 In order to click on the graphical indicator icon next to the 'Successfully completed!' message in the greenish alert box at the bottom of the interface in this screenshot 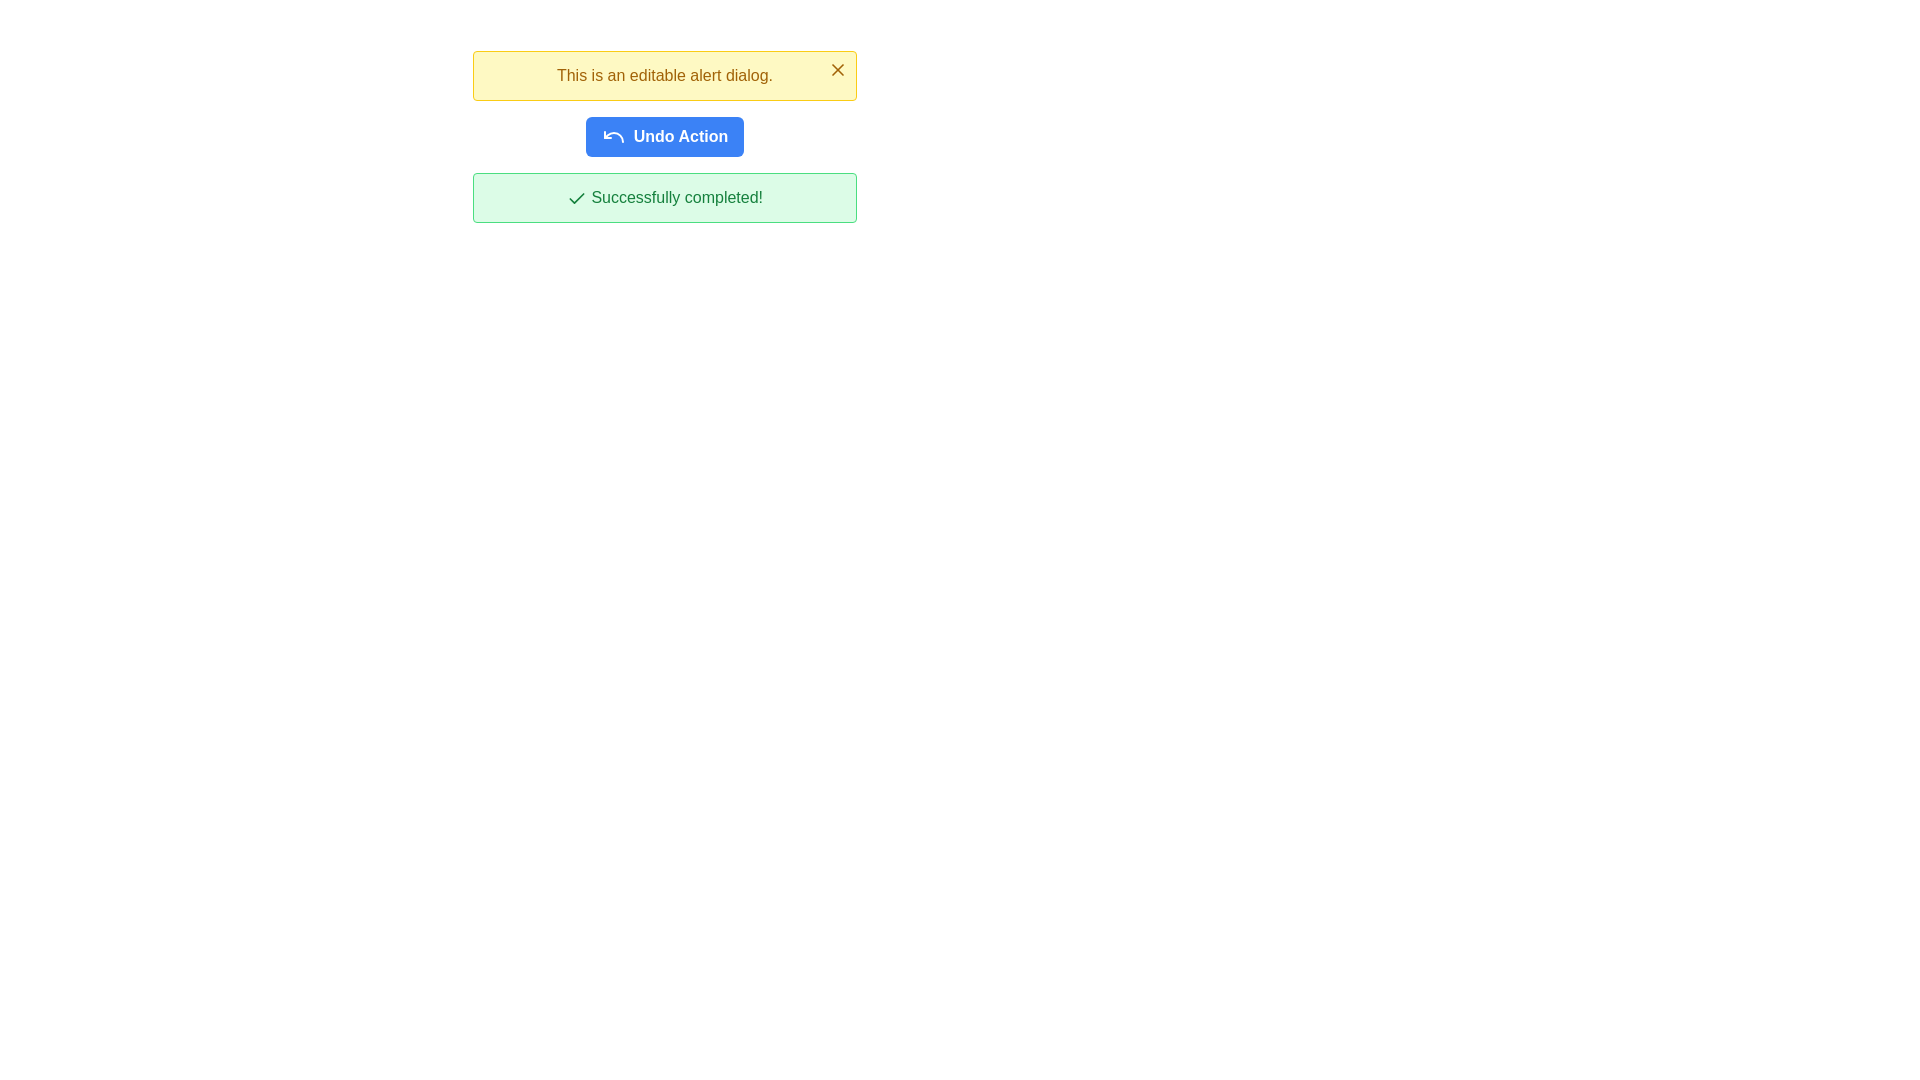, I will do `click(575, 198)`.